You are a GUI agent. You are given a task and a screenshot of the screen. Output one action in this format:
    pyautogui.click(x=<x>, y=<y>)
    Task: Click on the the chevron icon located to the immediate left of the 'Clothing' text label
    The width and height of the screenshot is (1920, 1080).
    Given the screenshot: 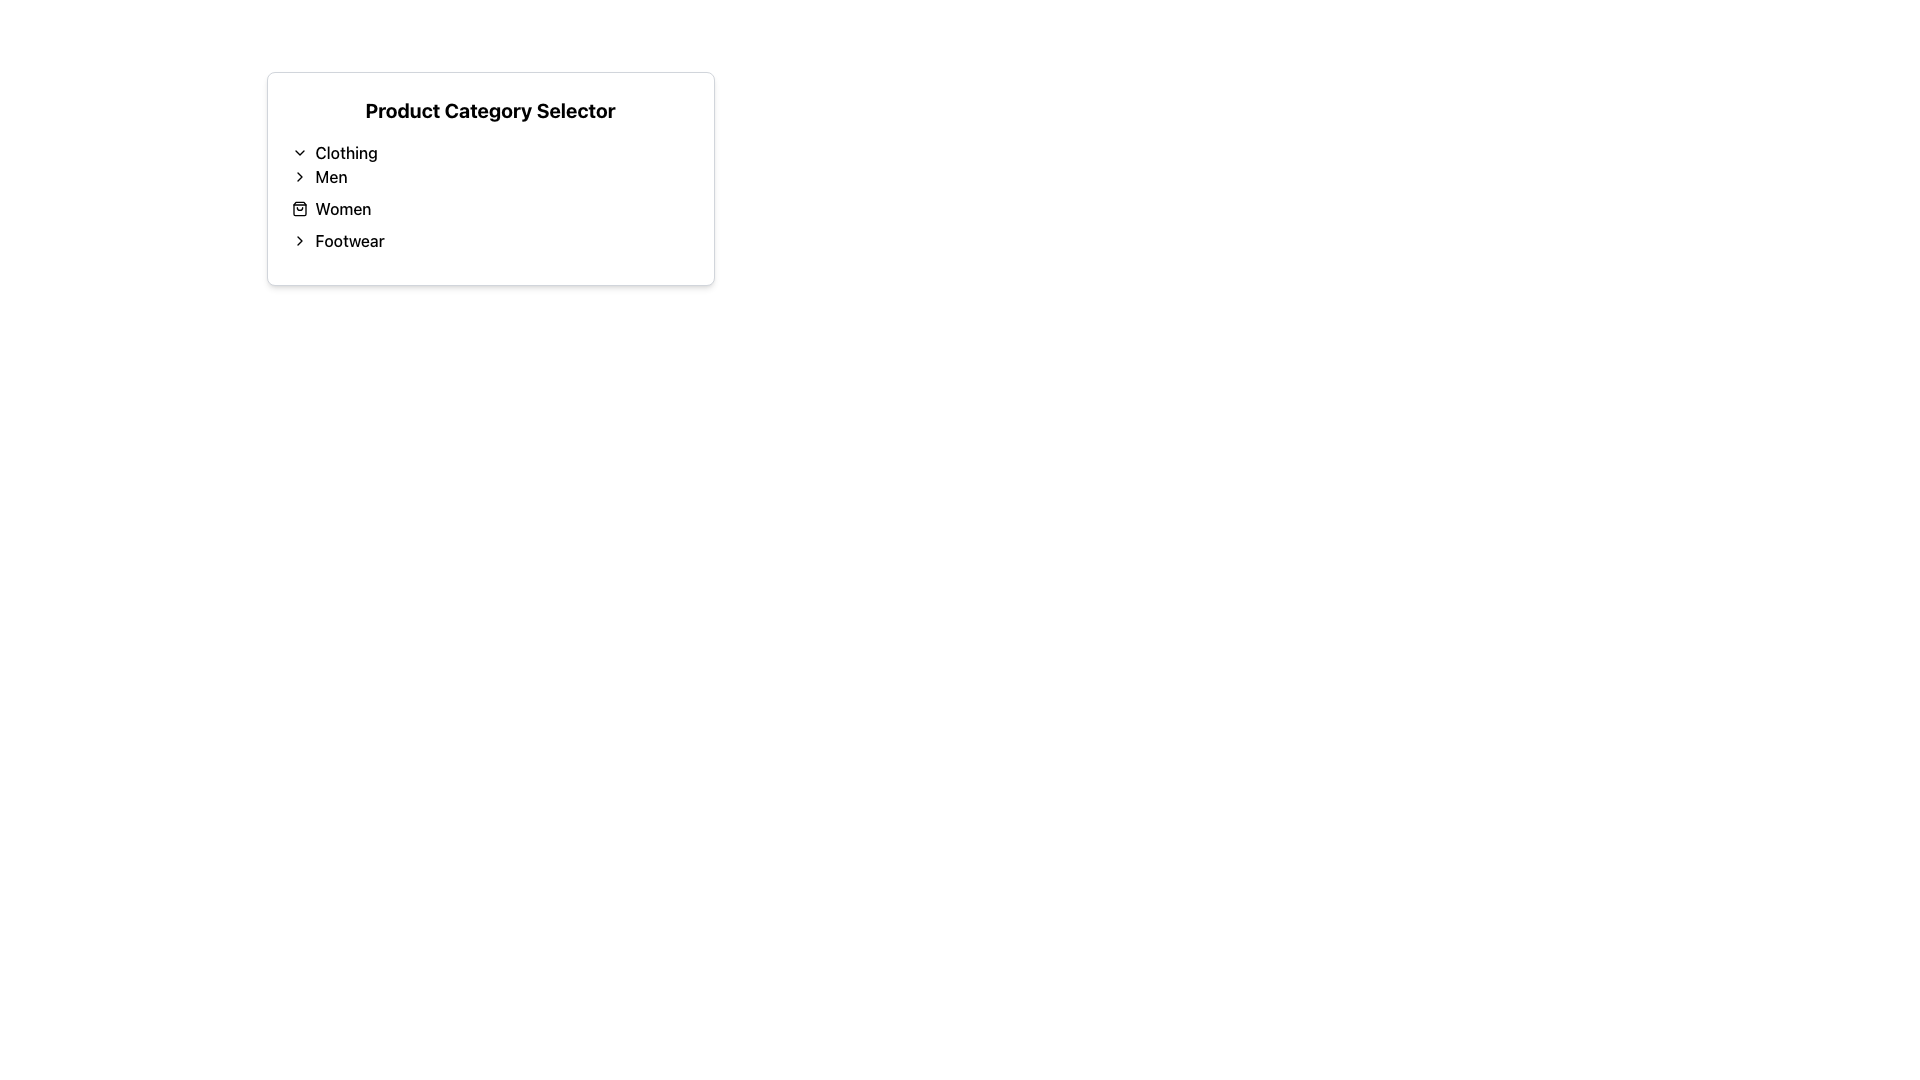 What is the action you would take?
    pyautogui.click(x=298, y=152)
    